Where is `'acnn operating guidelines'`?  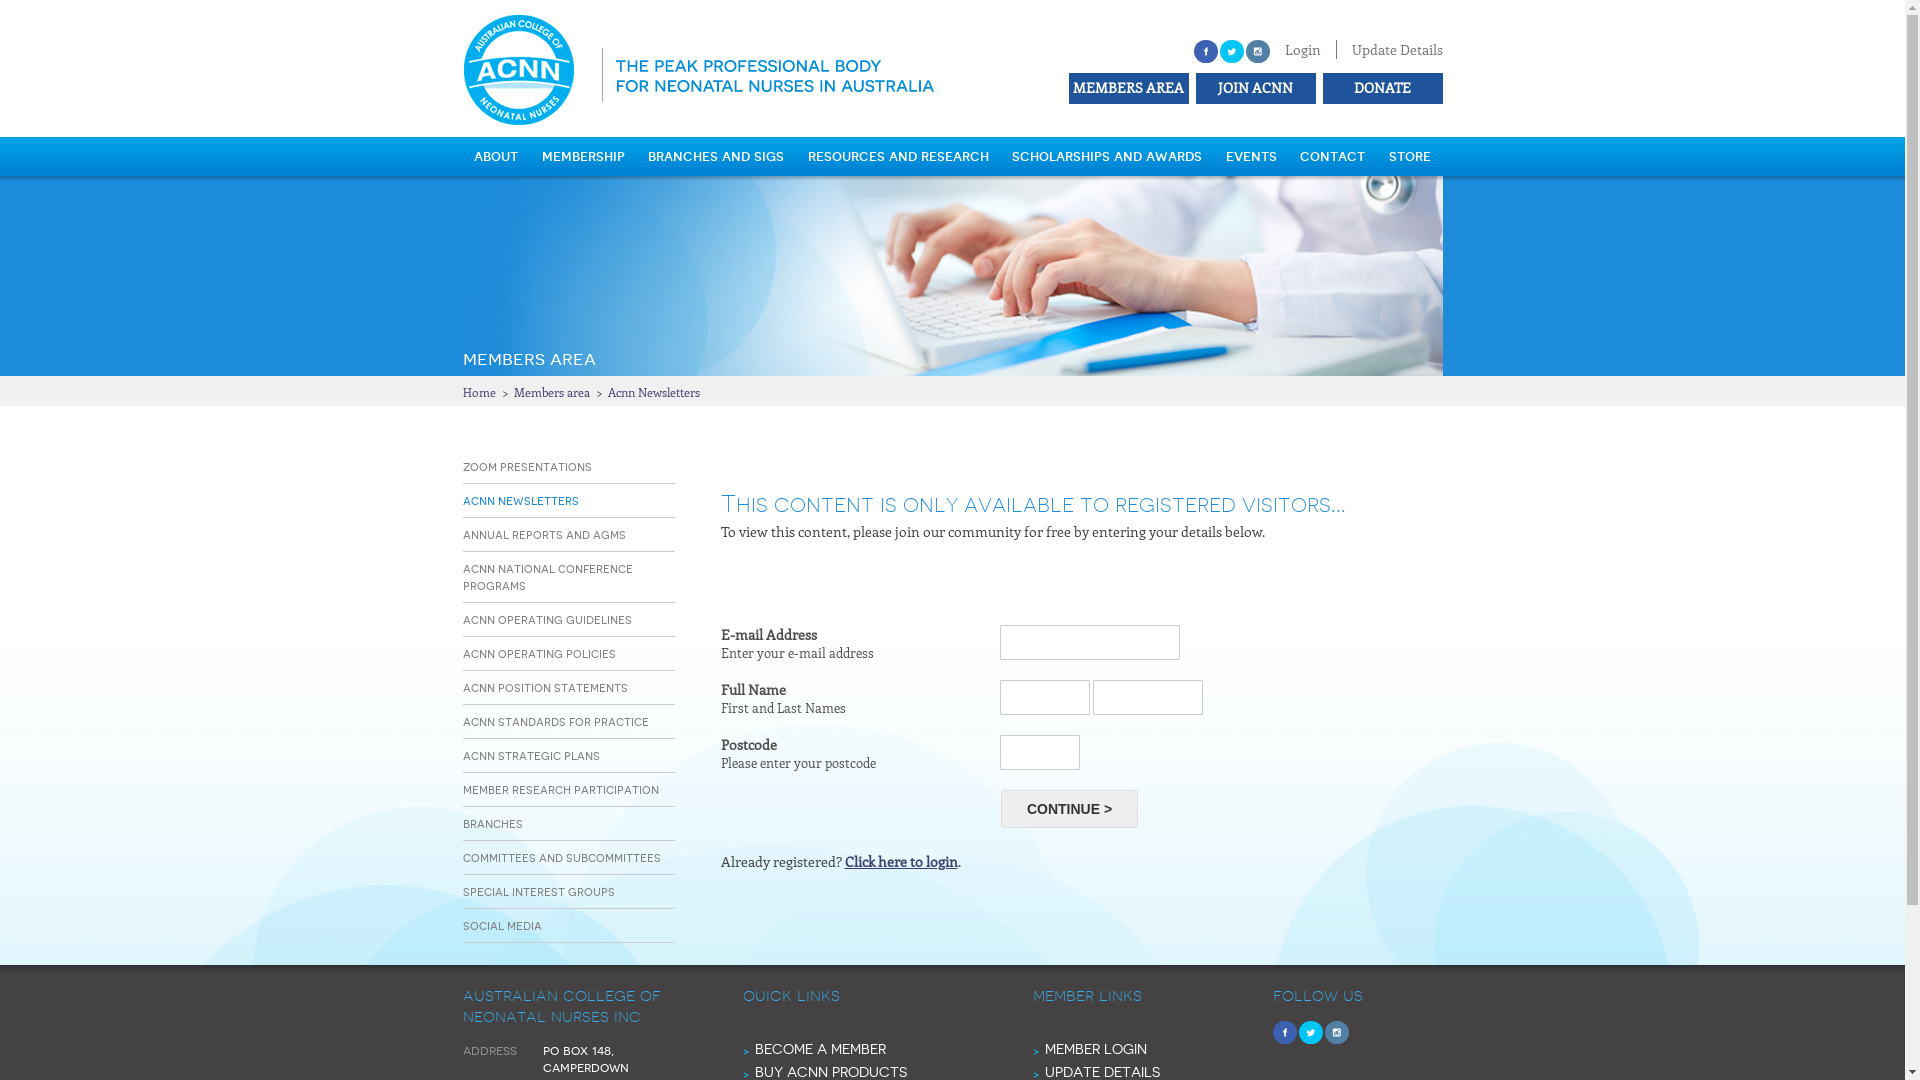
'acnn operating guidelines' is located at coordinates (546, 618).